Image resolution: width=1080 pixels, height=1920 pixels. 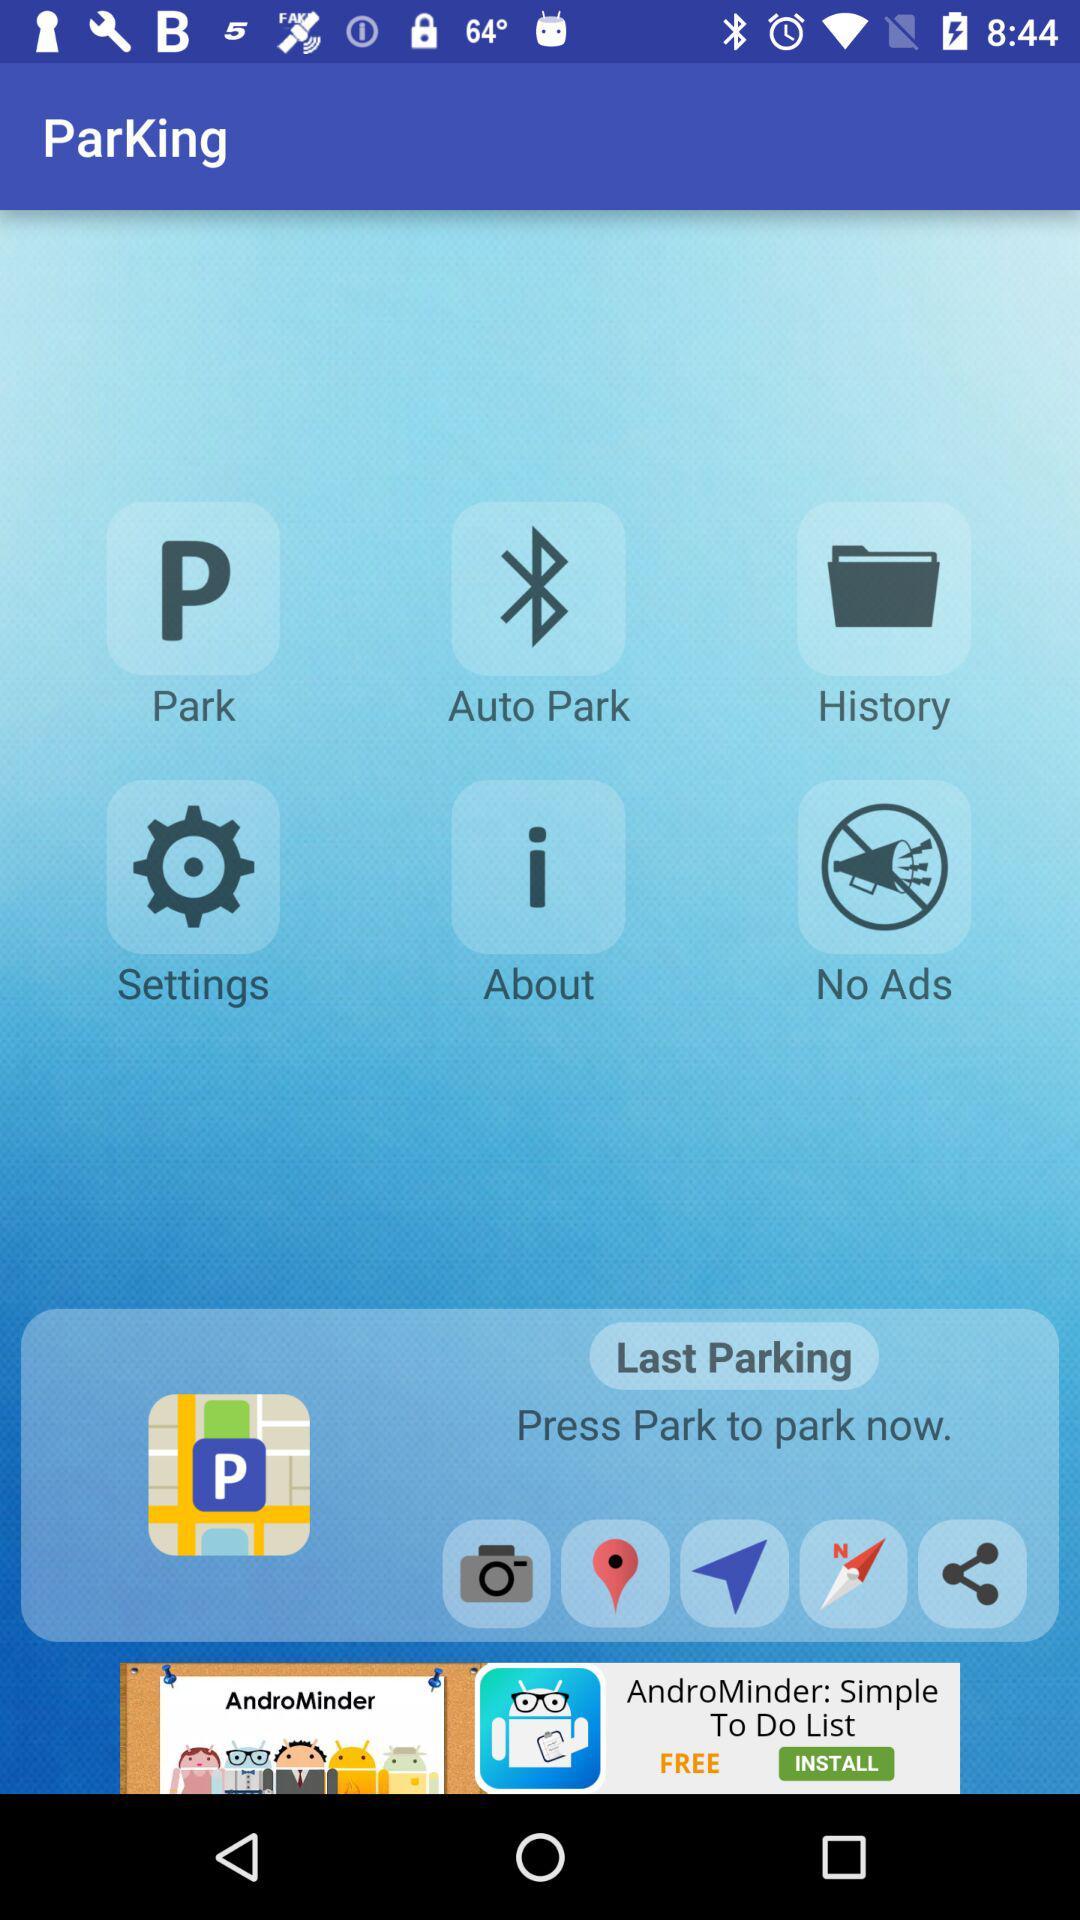 I want to click on the explore icon, so click(x=853, y=1572).